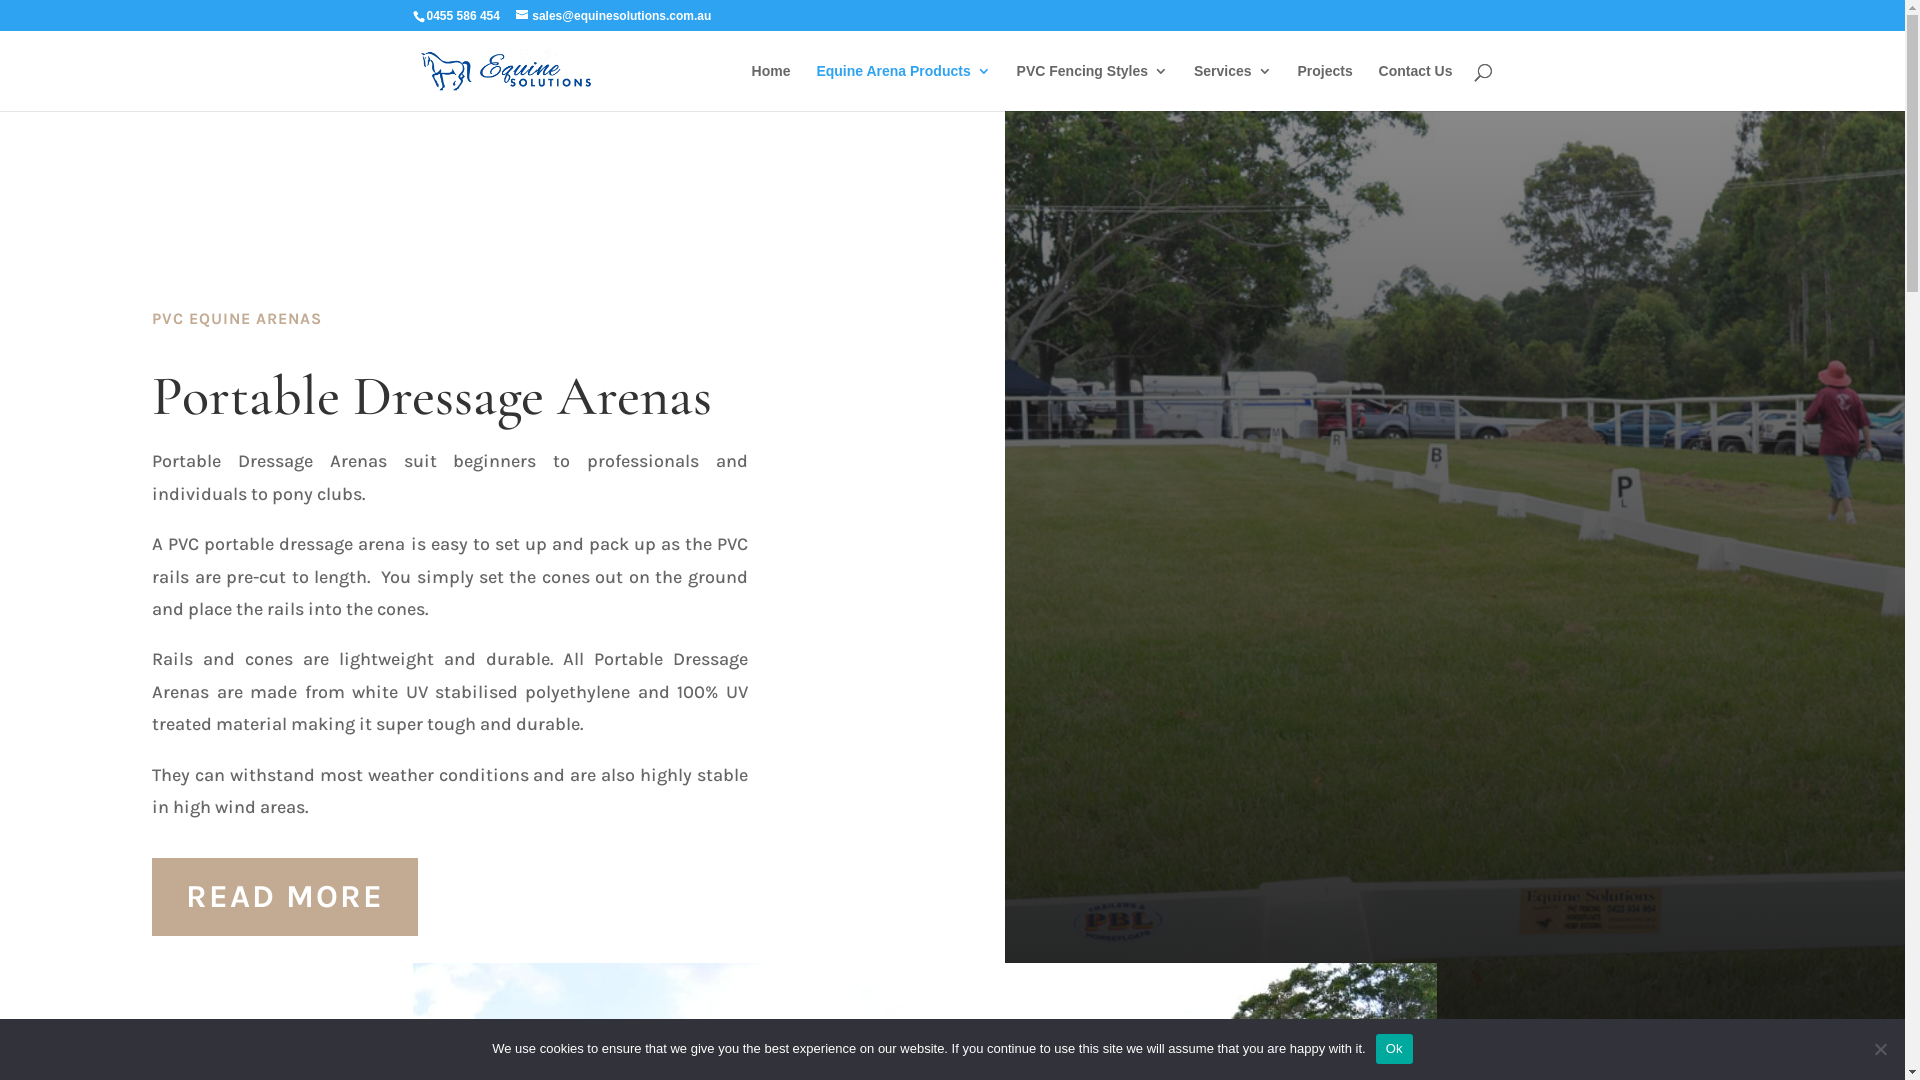 Image resolution: width=1920 pixels, height=1080 pixels. What do you see at coordinates (1324, 86) in the screenshot?
I see `'Projects'` at bounding box center [1324, 86].